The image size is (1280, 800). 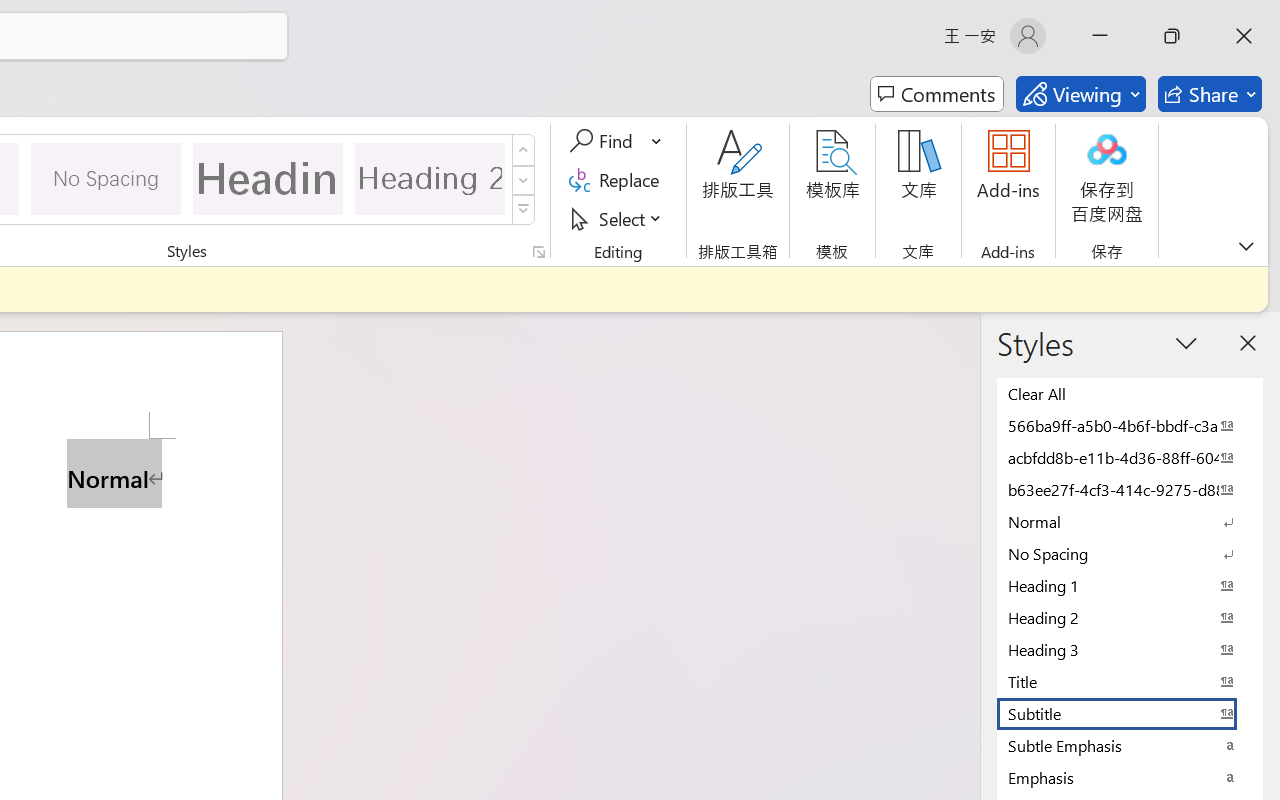 What do you see at coordinates (1130, 456) in the screenshot?
I see `'acbfdd8b-e11b-4d36-88ff-6049b138f862'` at bounding box center [1130, 456].